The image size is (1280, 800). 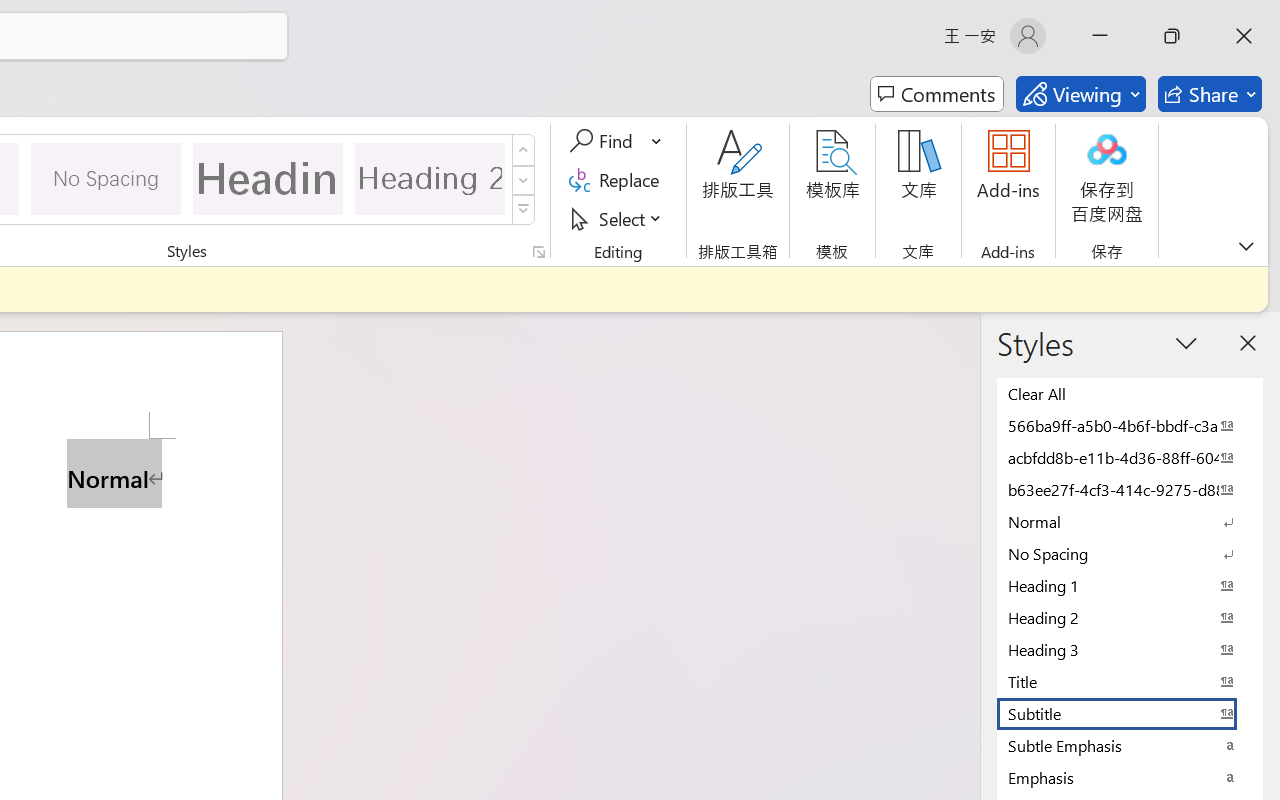 What do you see at coordinates (1130, 456) in the screenshot?
I see `'acbfdd8b-e11b-4d36-88ff-6049b138f862'` at bounding box center [1130, 456].